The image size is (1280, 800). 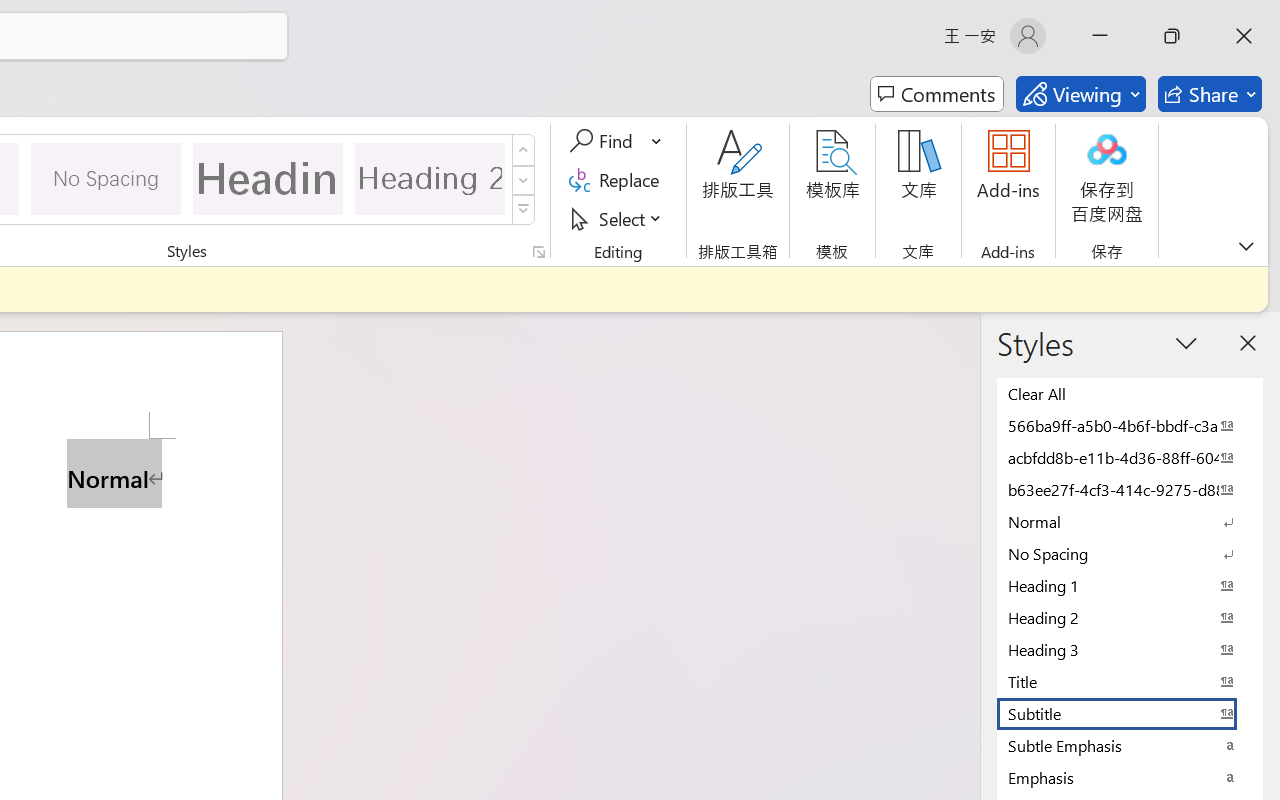 What do you see at coordinates (1130, 456) in the screenshot?
I see `'acbfdd8b-e11b-4d36-88ff-6049b138f862'` at bounding box center [1130, 456].